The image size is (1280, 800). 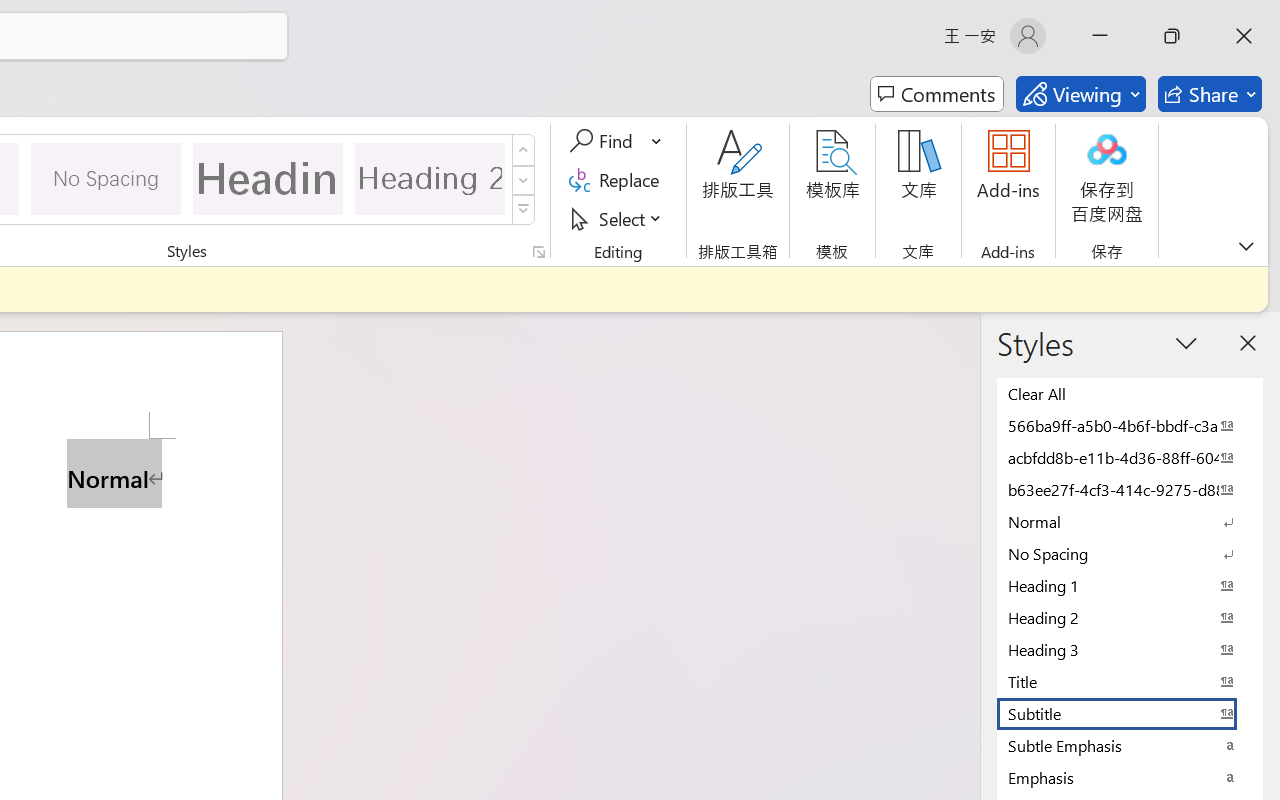 What do you see at coordinates (1130, 456) in the screenshot?
I see `'acbfdd8b-e11b-4d36-88ff-6049b138f862'` at bounding box center [1130, 456].